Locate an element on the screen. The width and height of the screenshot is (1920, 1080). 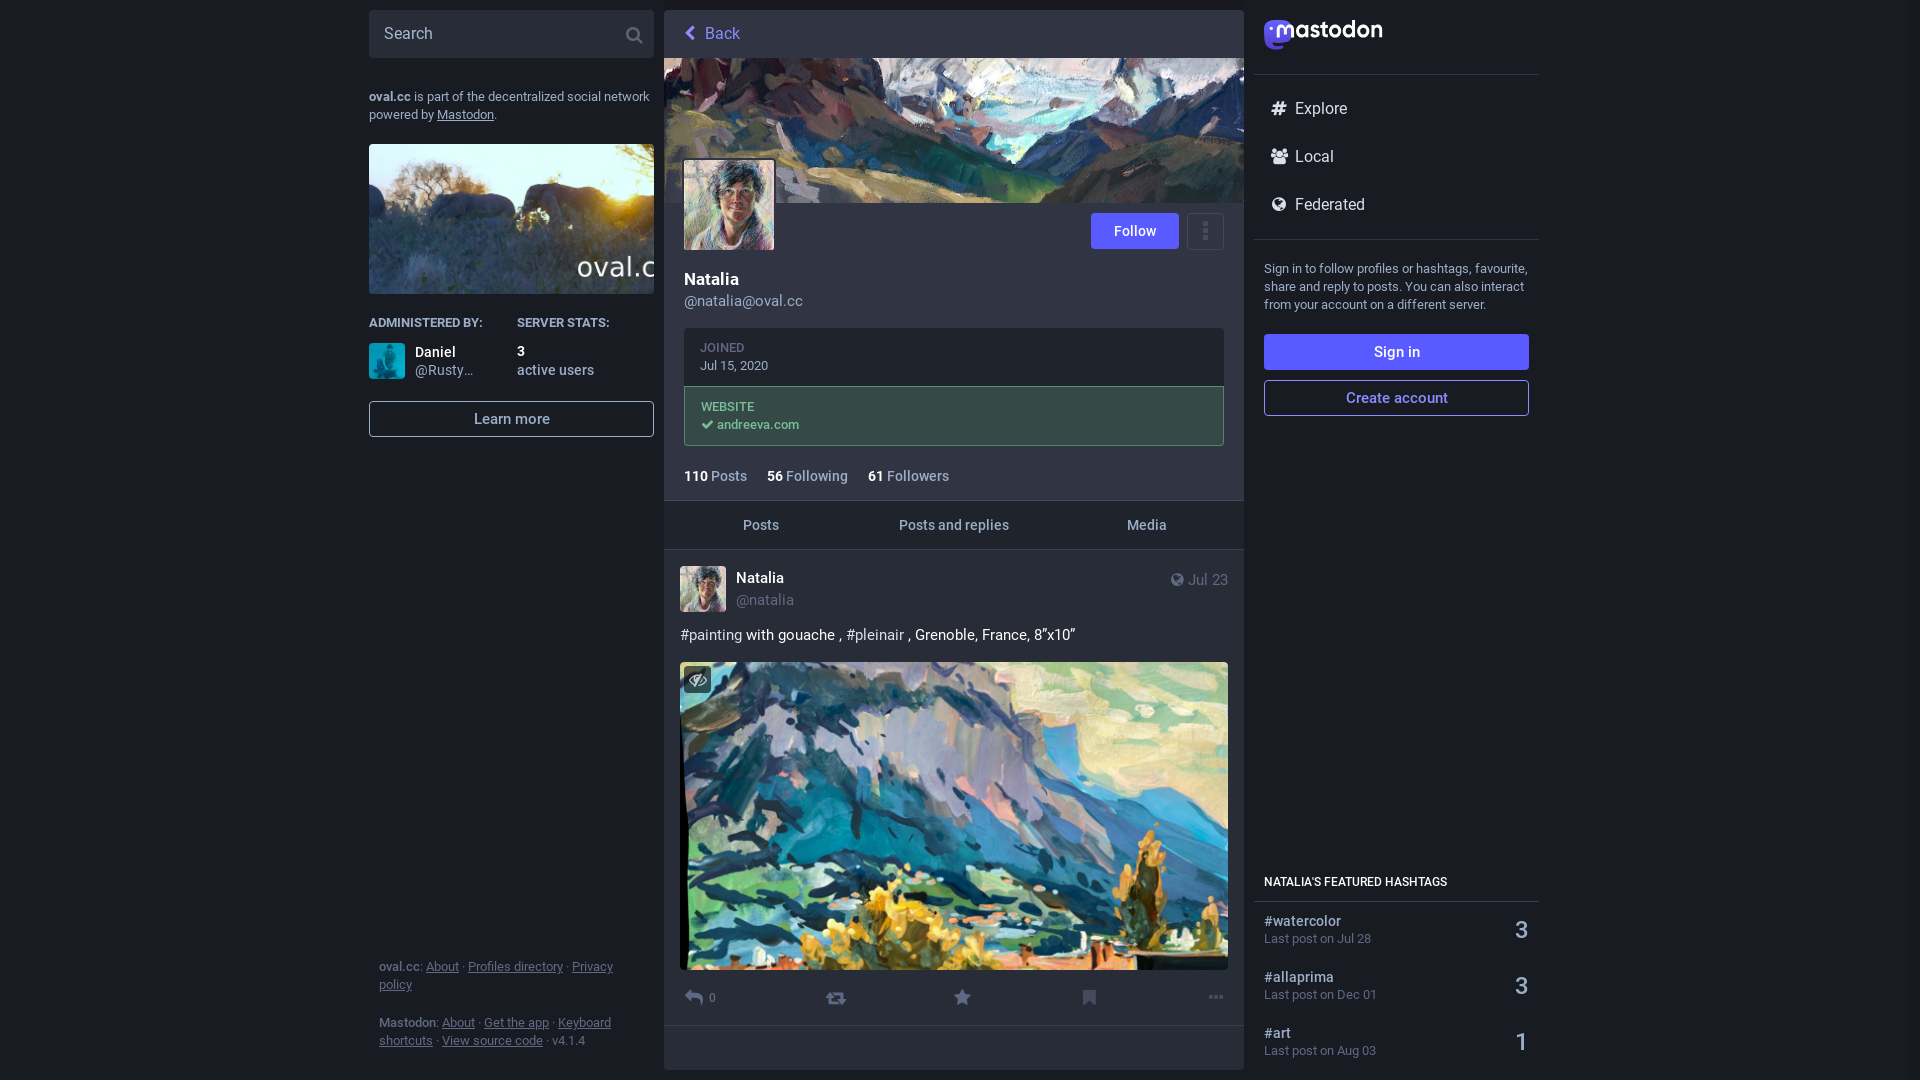
'Hide image' is located at coordinates (684, 678).